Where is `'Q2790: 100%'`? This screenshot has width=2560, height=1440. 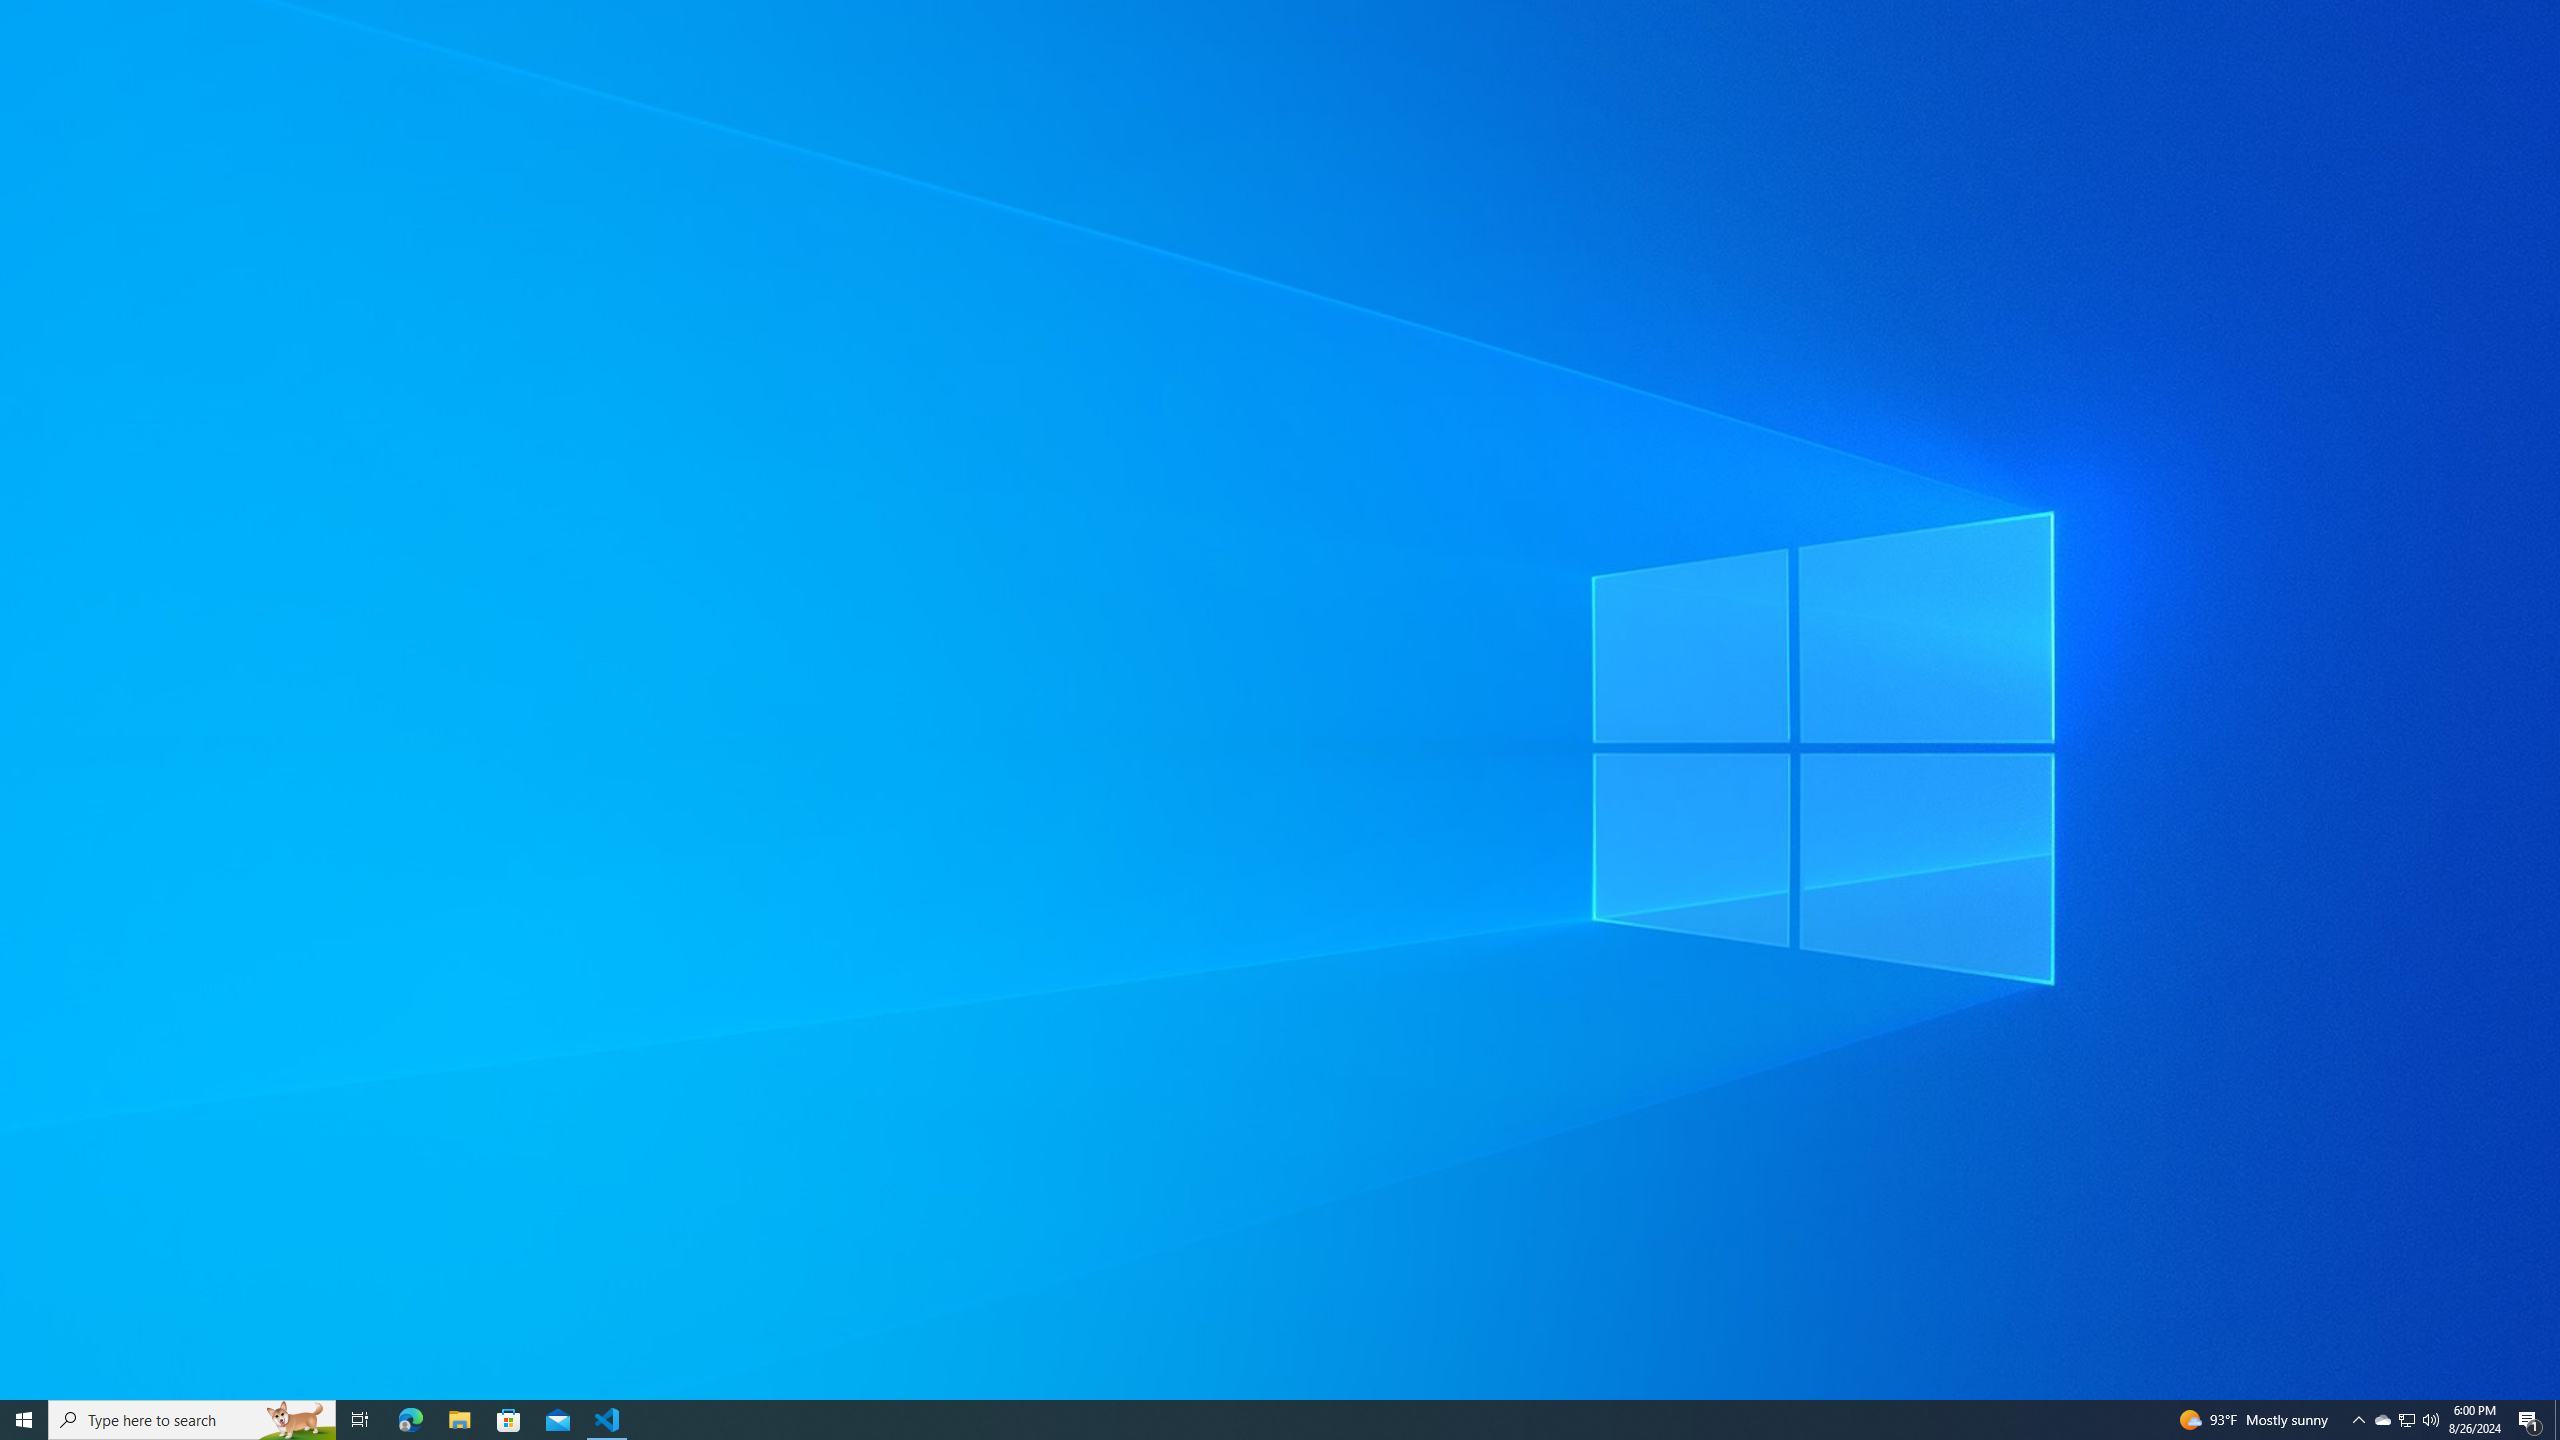 'Q2790: 100%' is located at coordinates (2406, 1418).